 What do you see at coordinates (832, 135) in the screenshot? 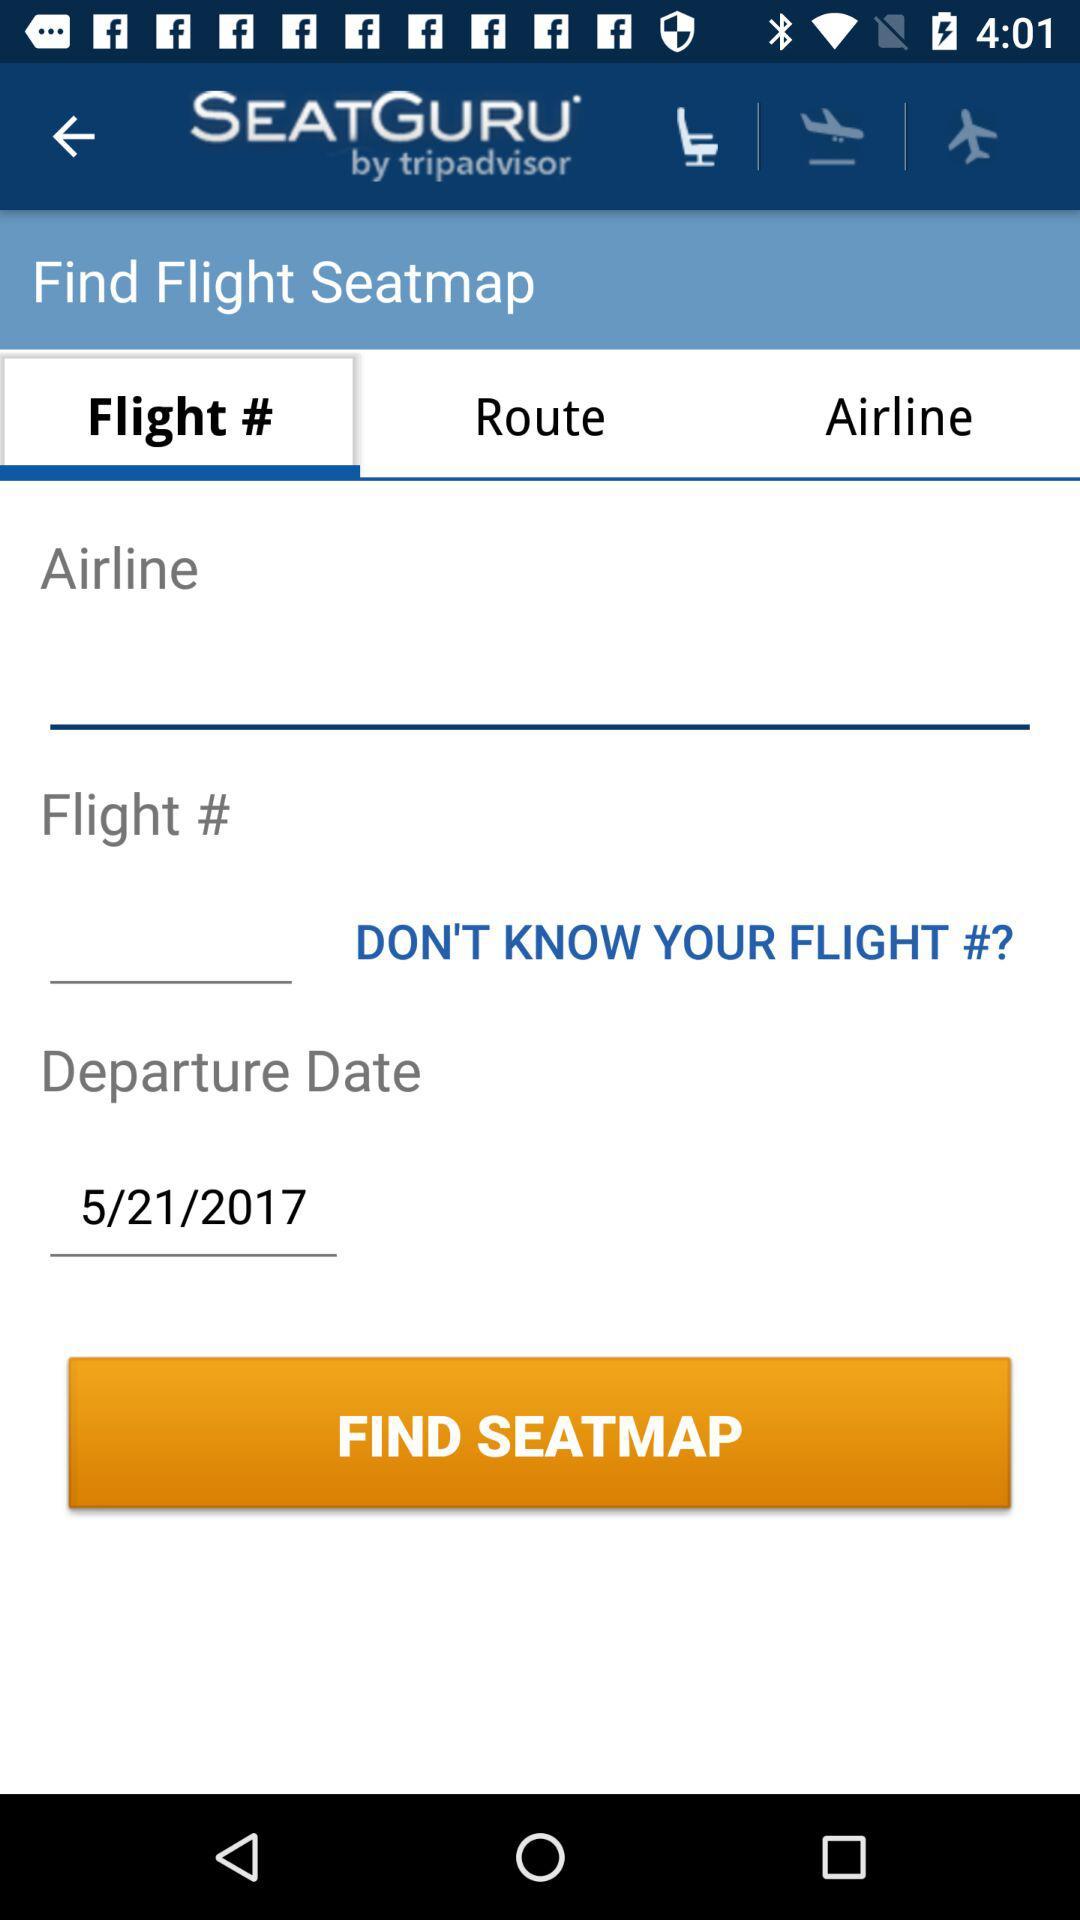
I see `flight` at bounding box center [832, 135].